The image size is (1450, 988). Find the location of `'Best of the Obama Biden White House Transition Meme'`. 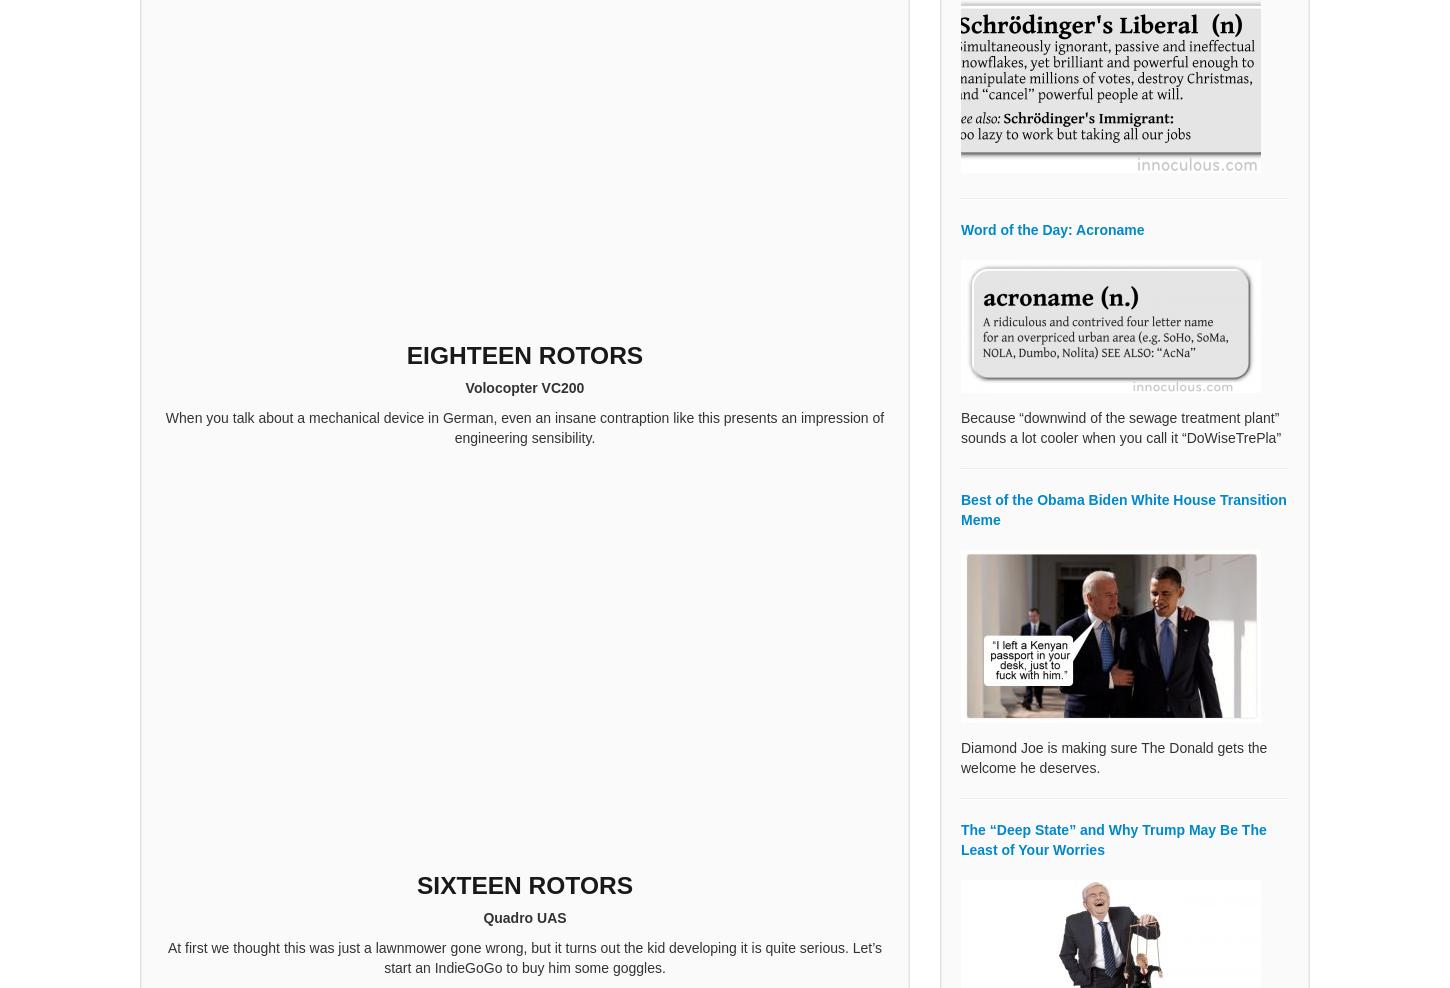

'Best of the Obama Biden White House Transition Meme' is located at coordinates (960, 508).